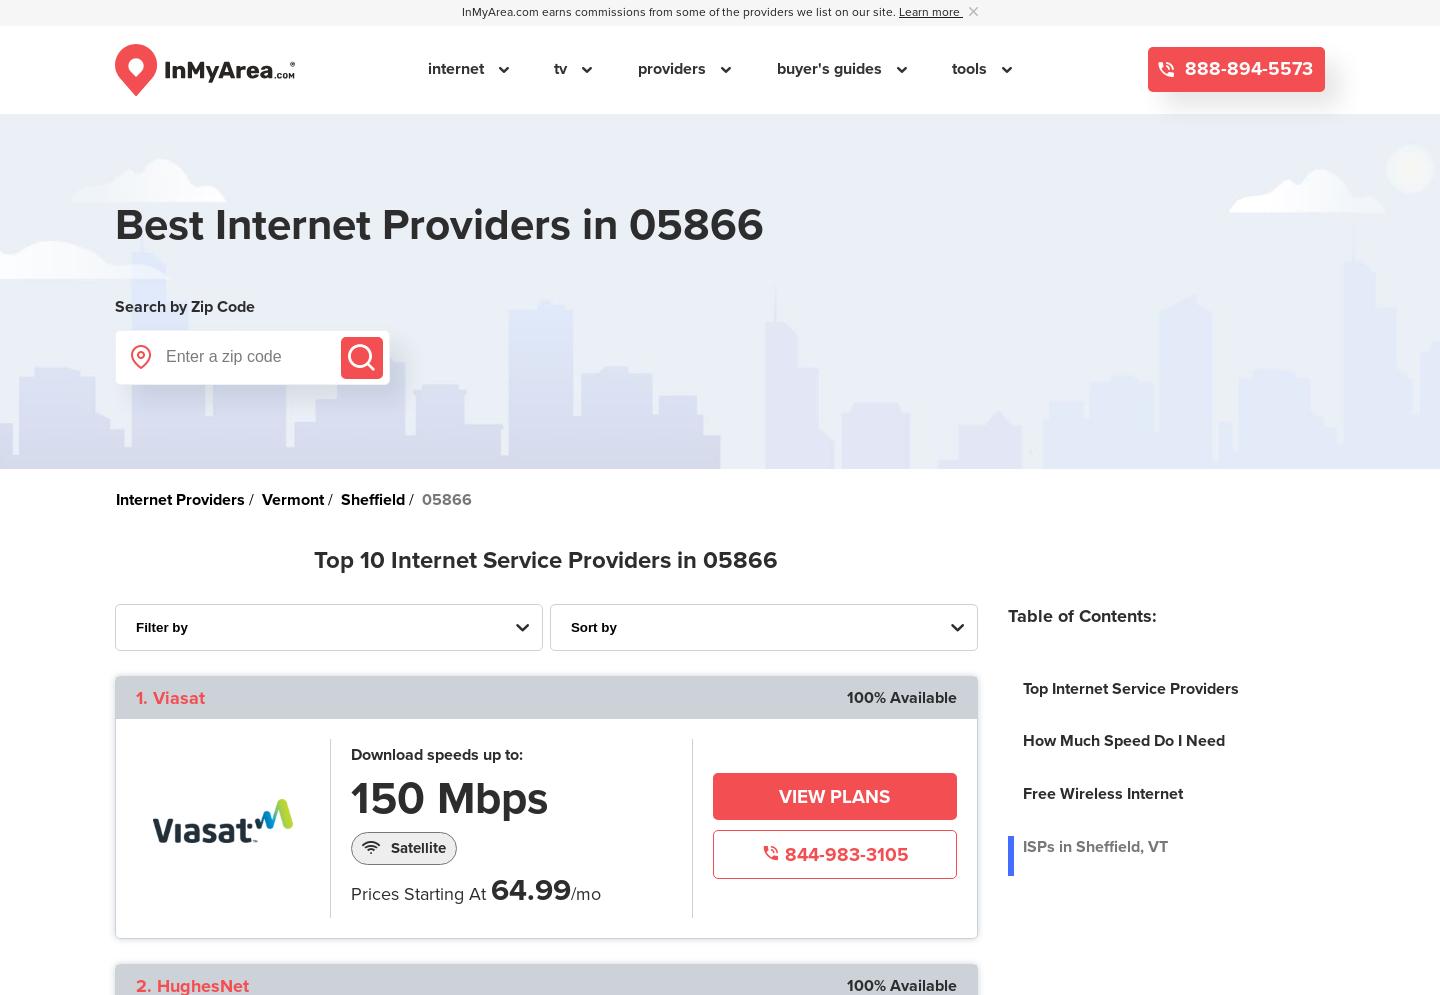  I want to click on '888-894-5573', so click(1179, 68).